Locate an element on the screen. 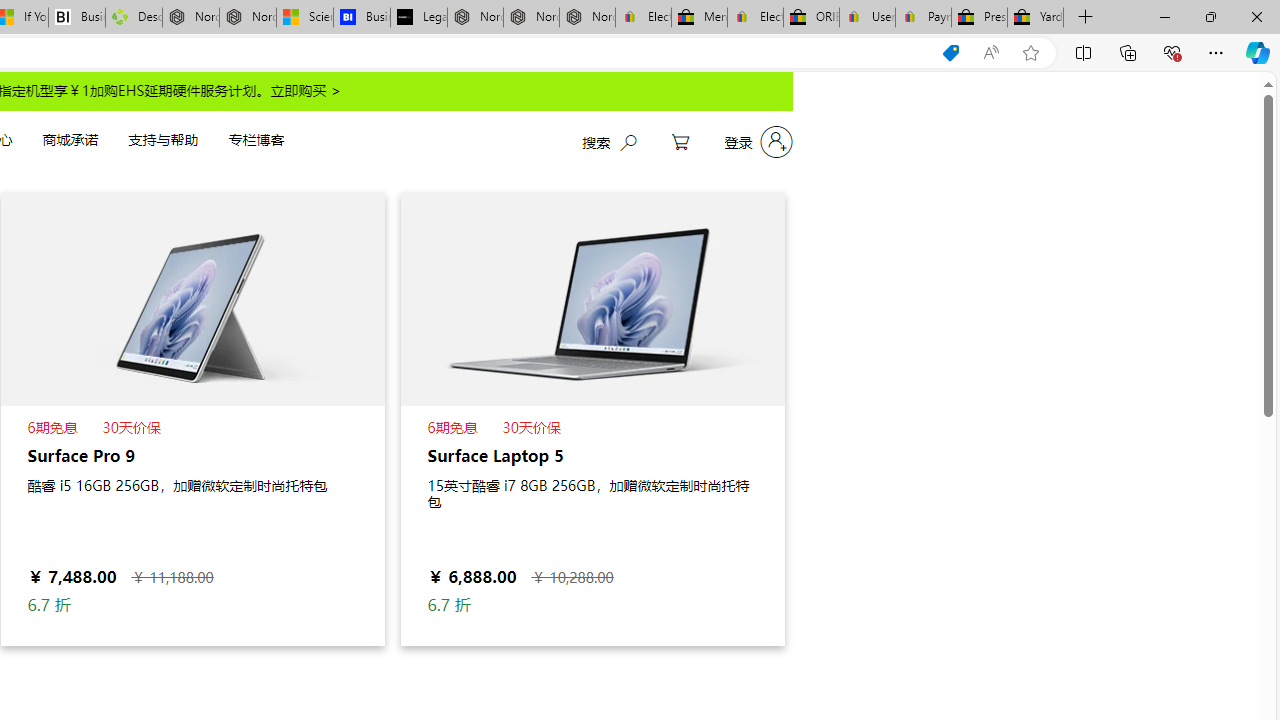  'You have the best price!' is located at coordinates (950, 52).